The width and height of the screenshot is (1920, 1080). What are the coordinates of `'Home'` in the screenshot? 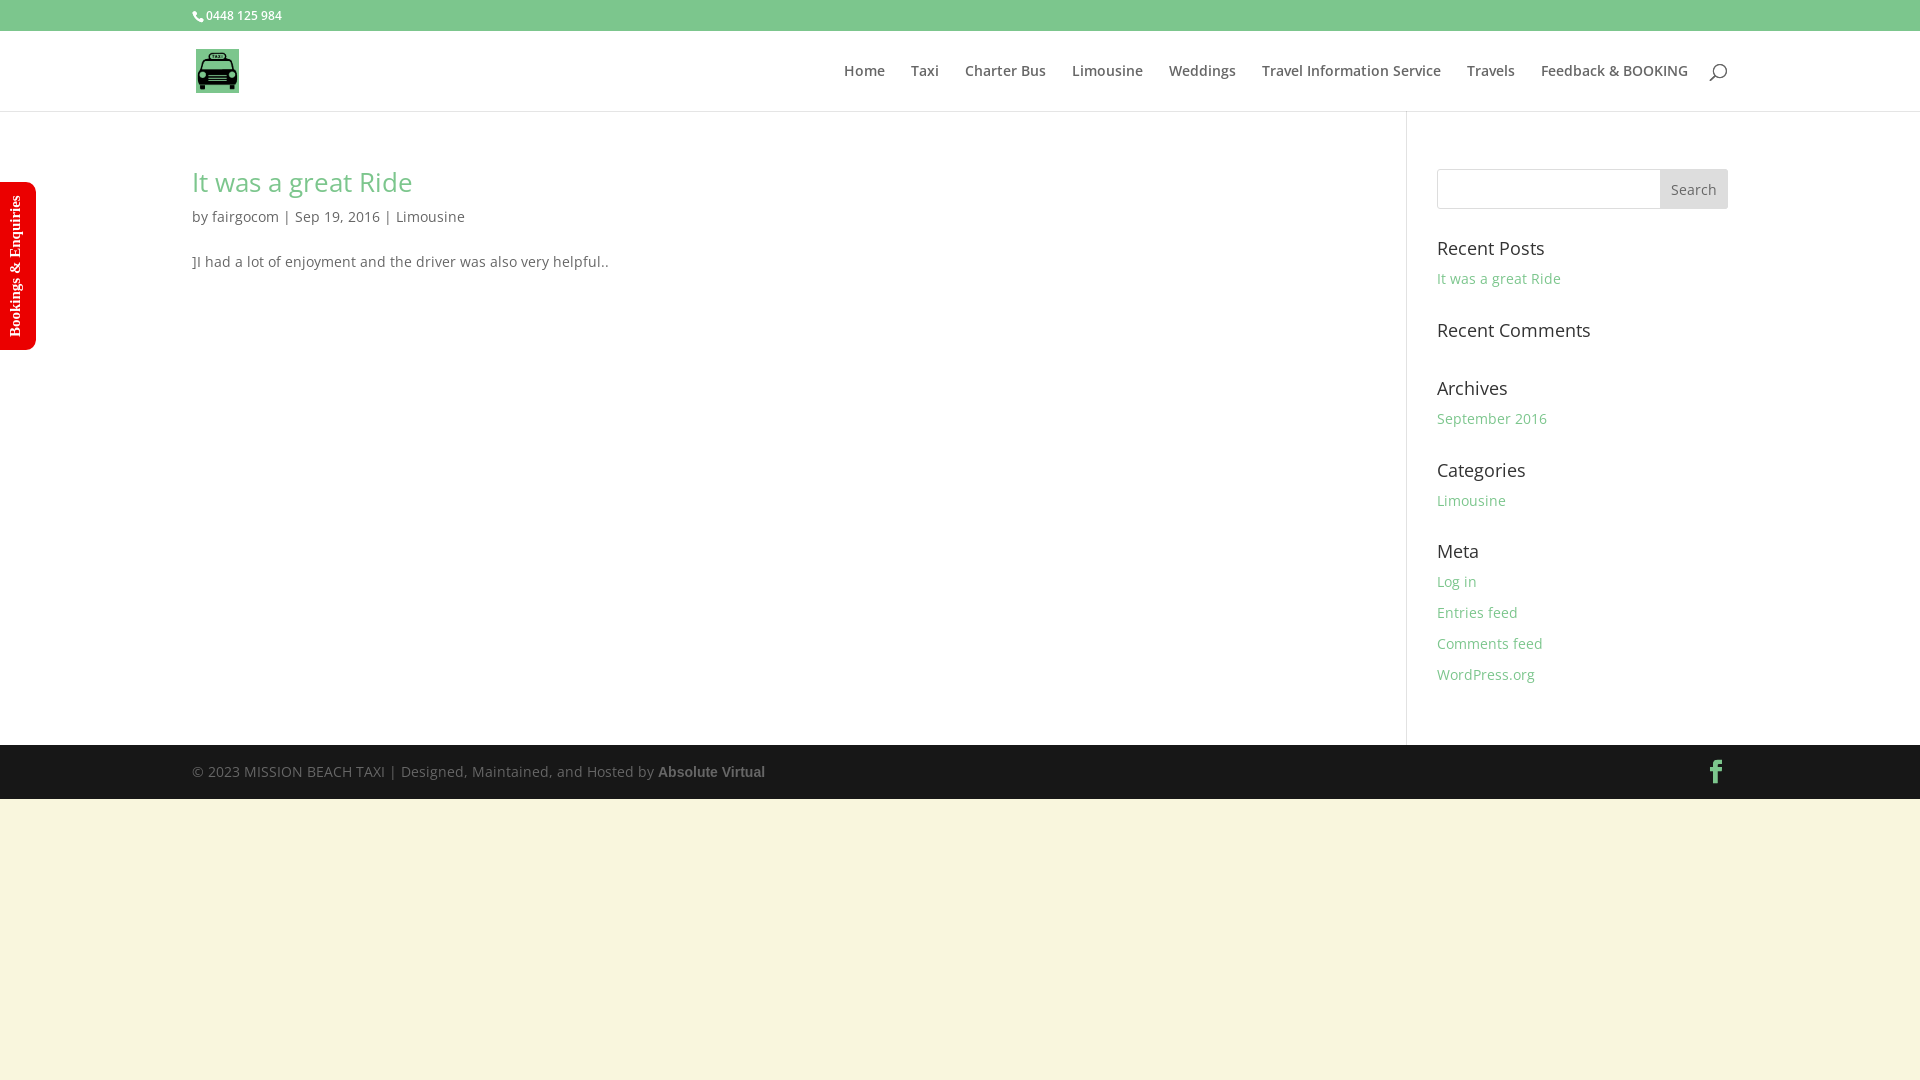 It's located at (844, 86).